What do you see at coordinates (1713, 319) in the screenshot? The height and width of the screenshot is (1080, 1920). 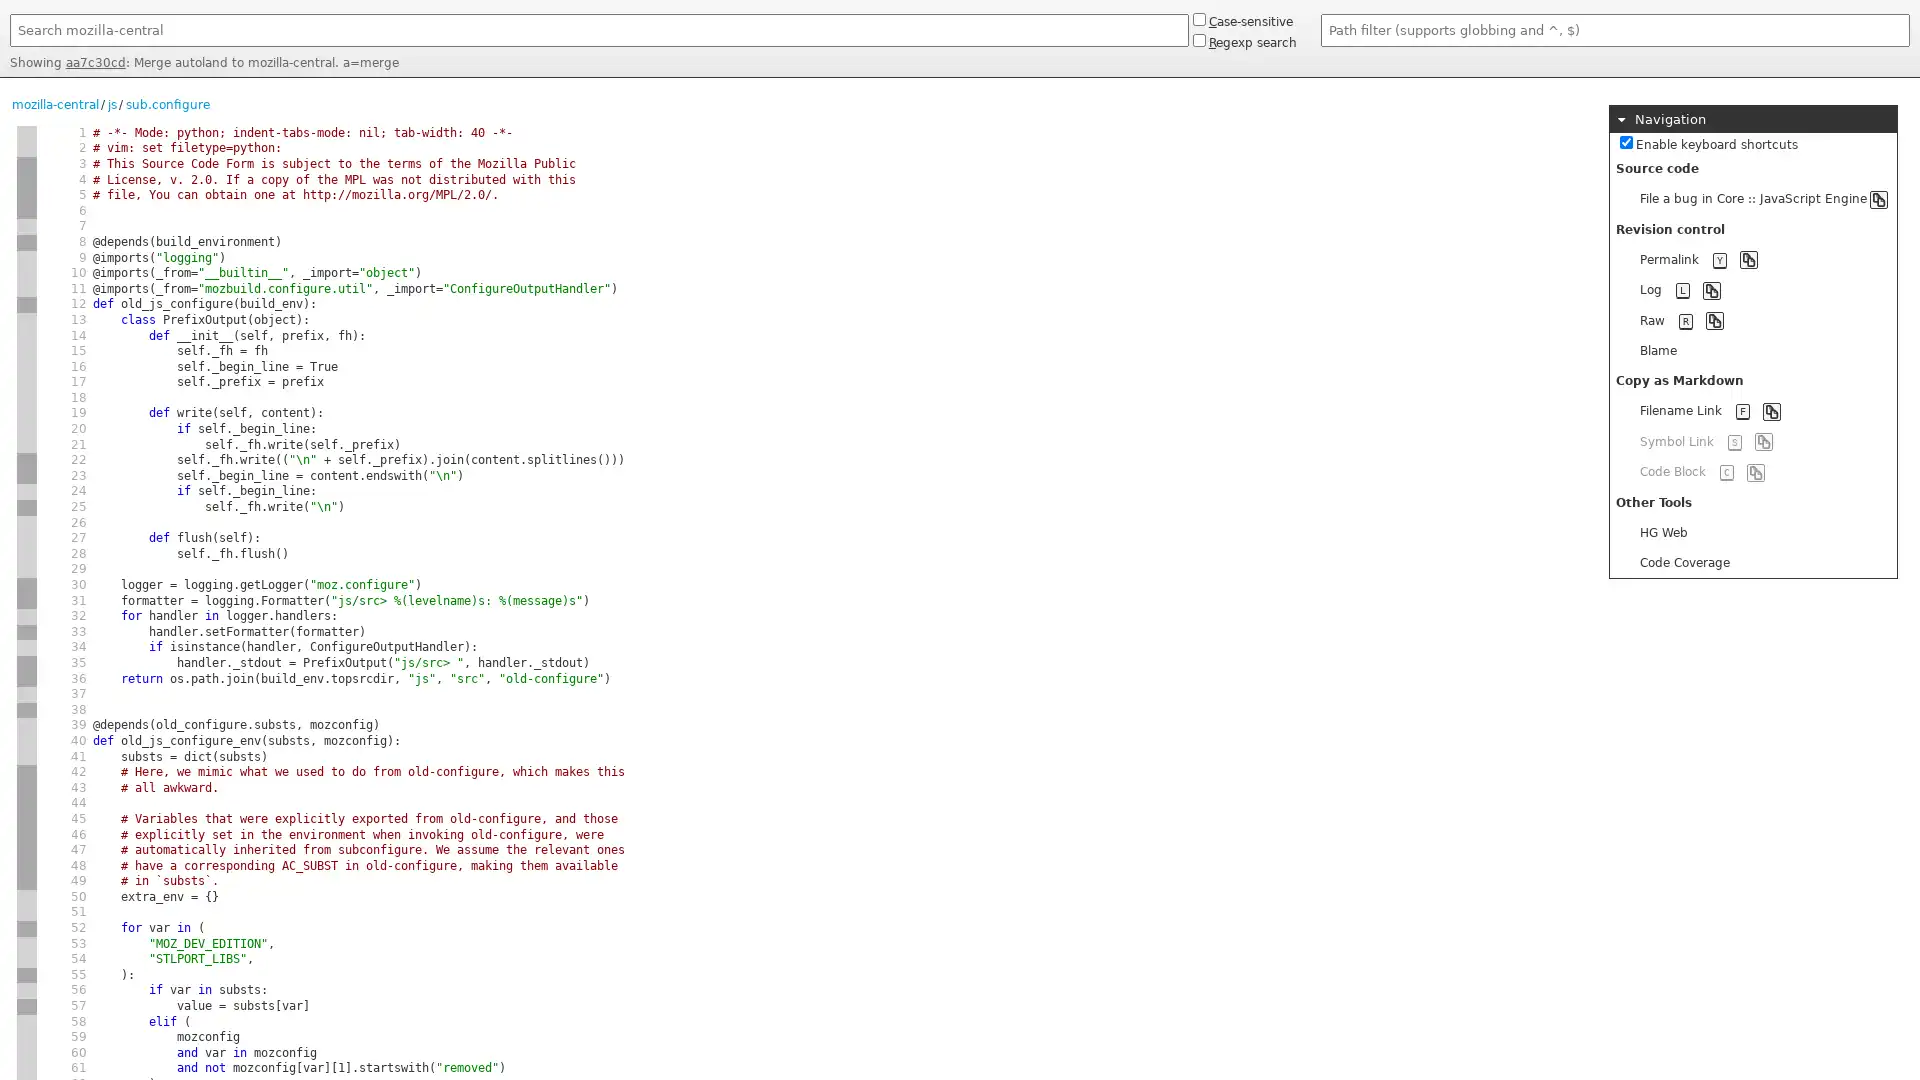 I see `Copy to clipboard` at bounding box center [1713, 319].